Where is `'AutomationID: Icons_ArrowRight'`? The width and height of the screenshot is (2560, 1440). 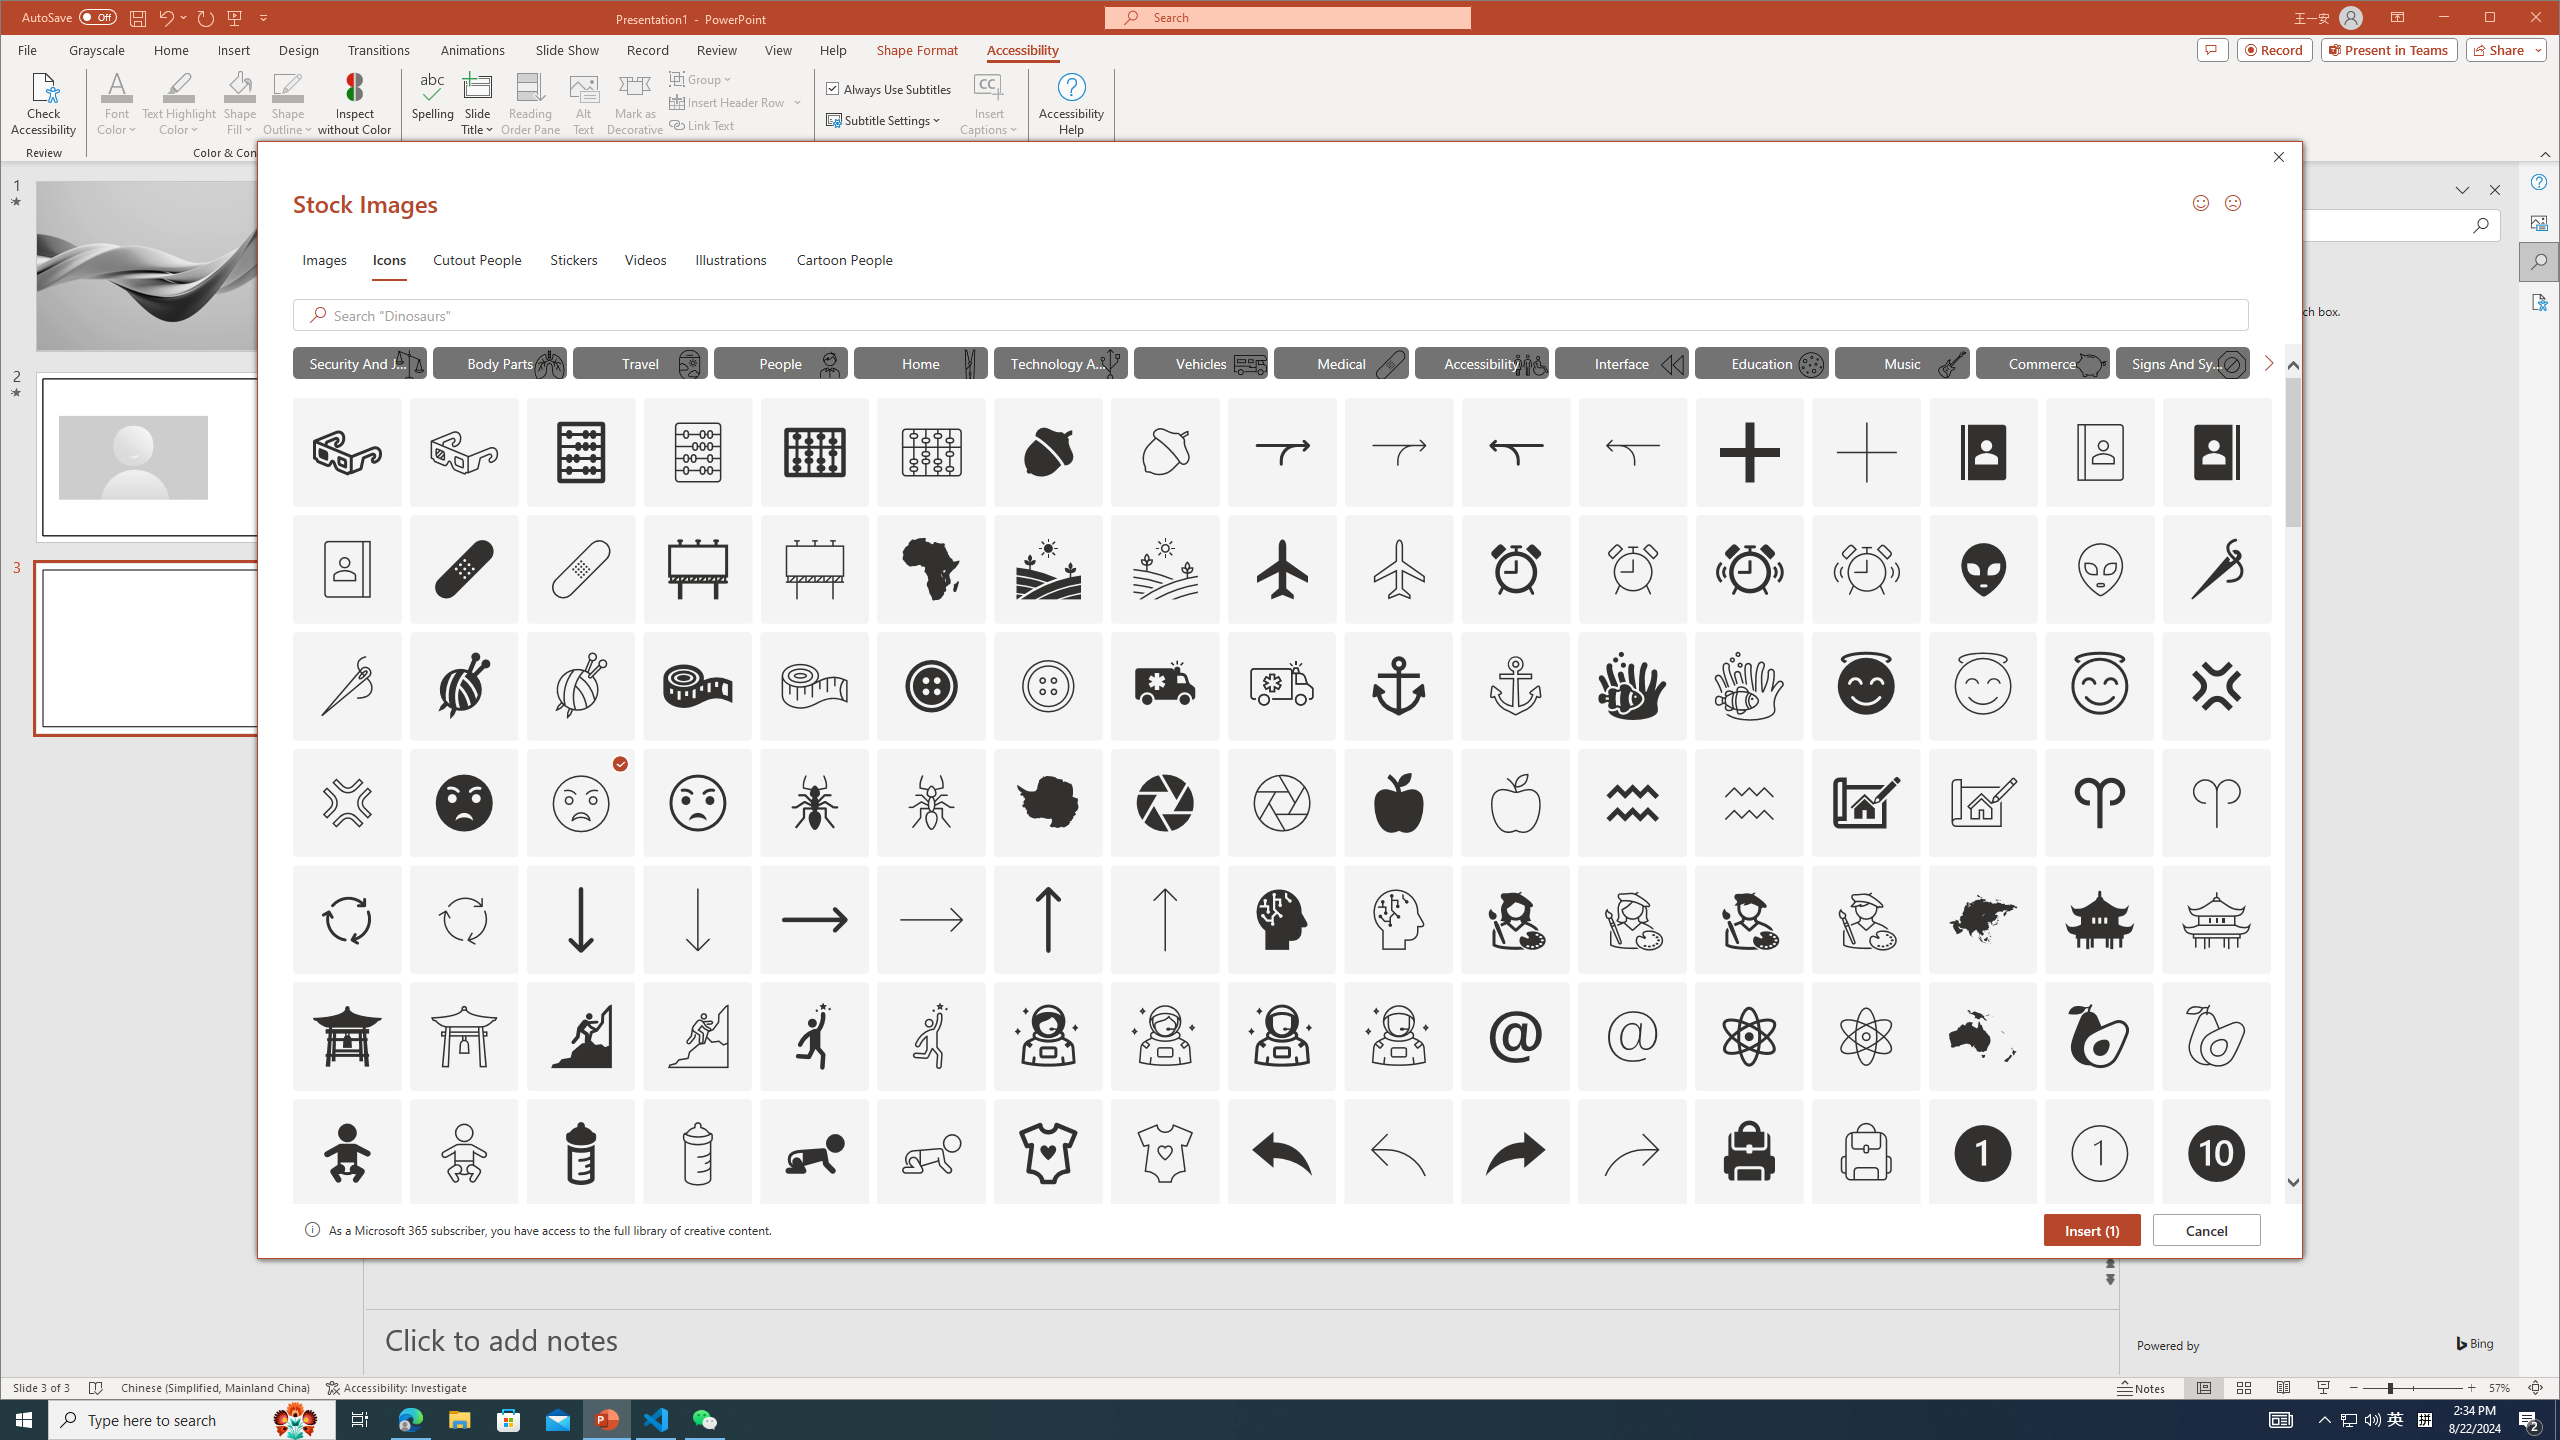
'AutomationID: Icons_ArrowRight' is located at coordinates (814, 919).